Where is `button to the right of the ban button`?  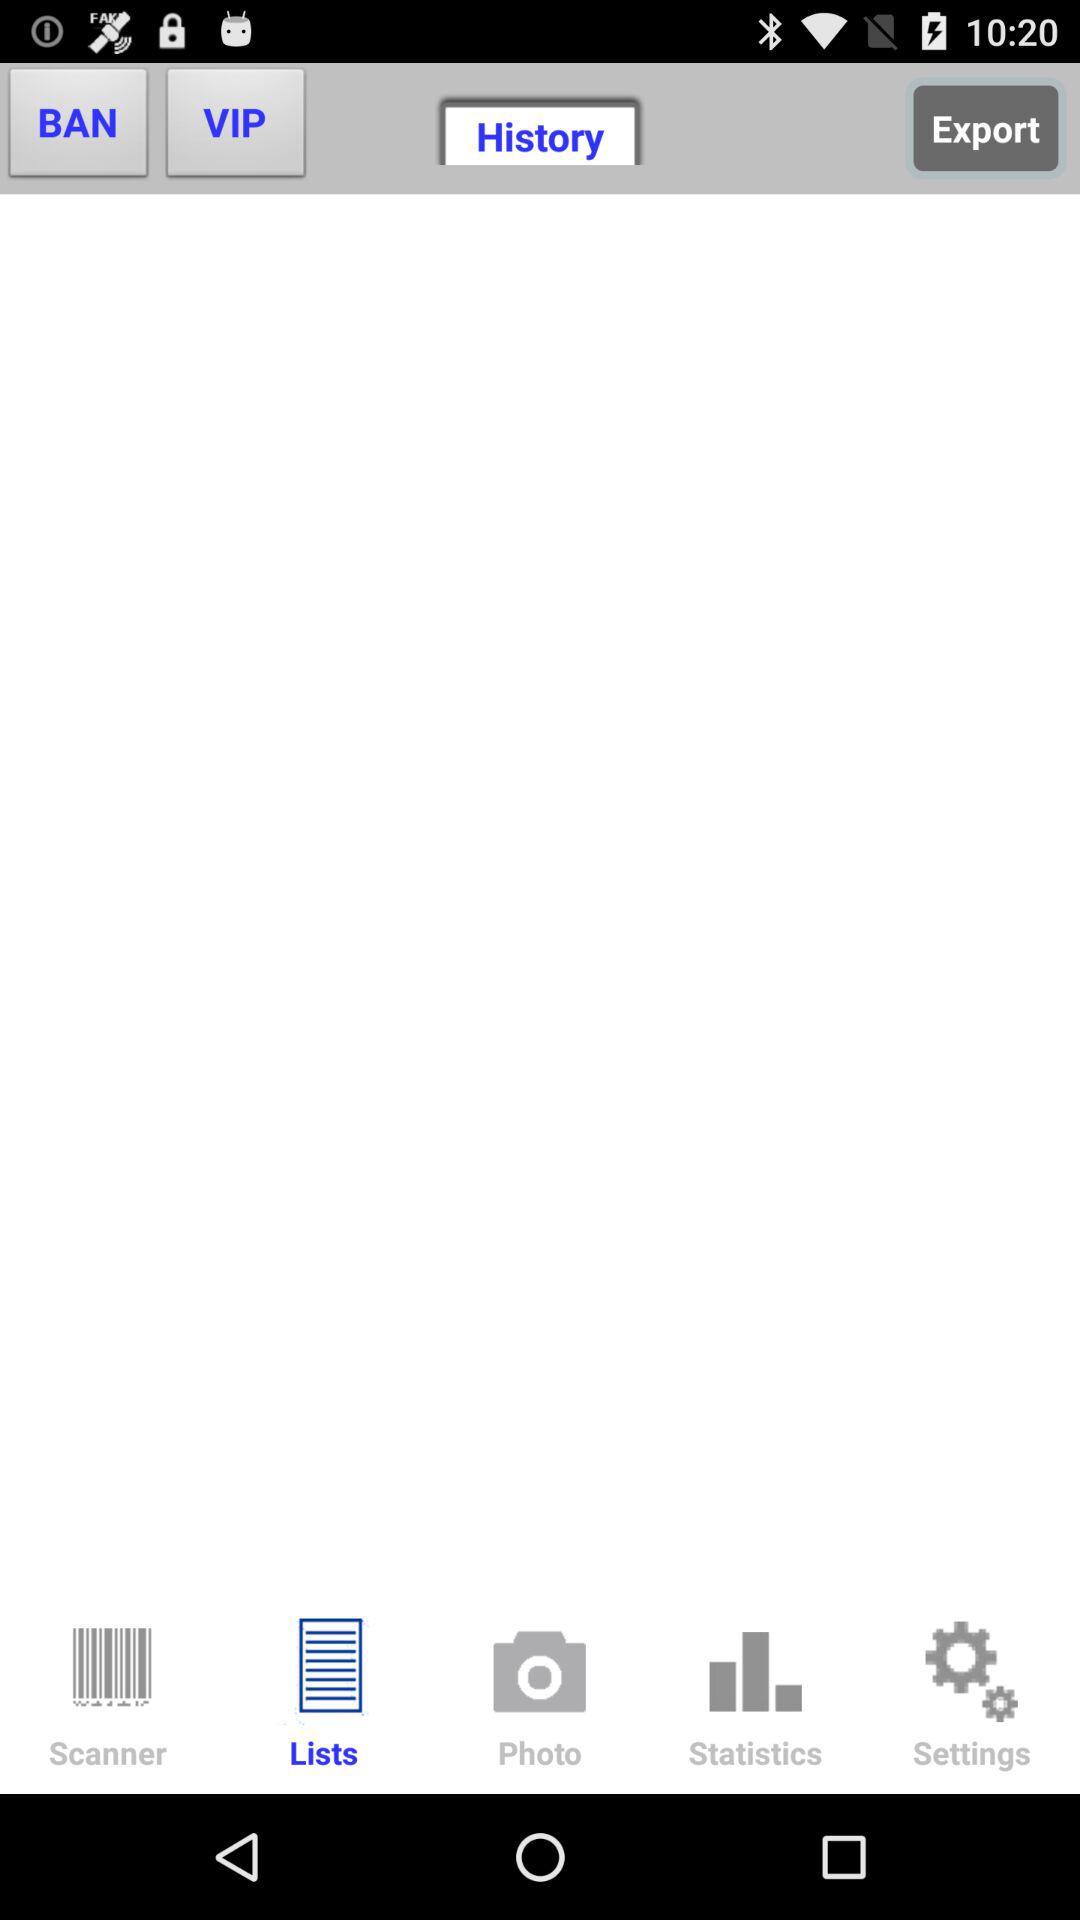
button to the right of the ban button is located at coordinates (235, 127).